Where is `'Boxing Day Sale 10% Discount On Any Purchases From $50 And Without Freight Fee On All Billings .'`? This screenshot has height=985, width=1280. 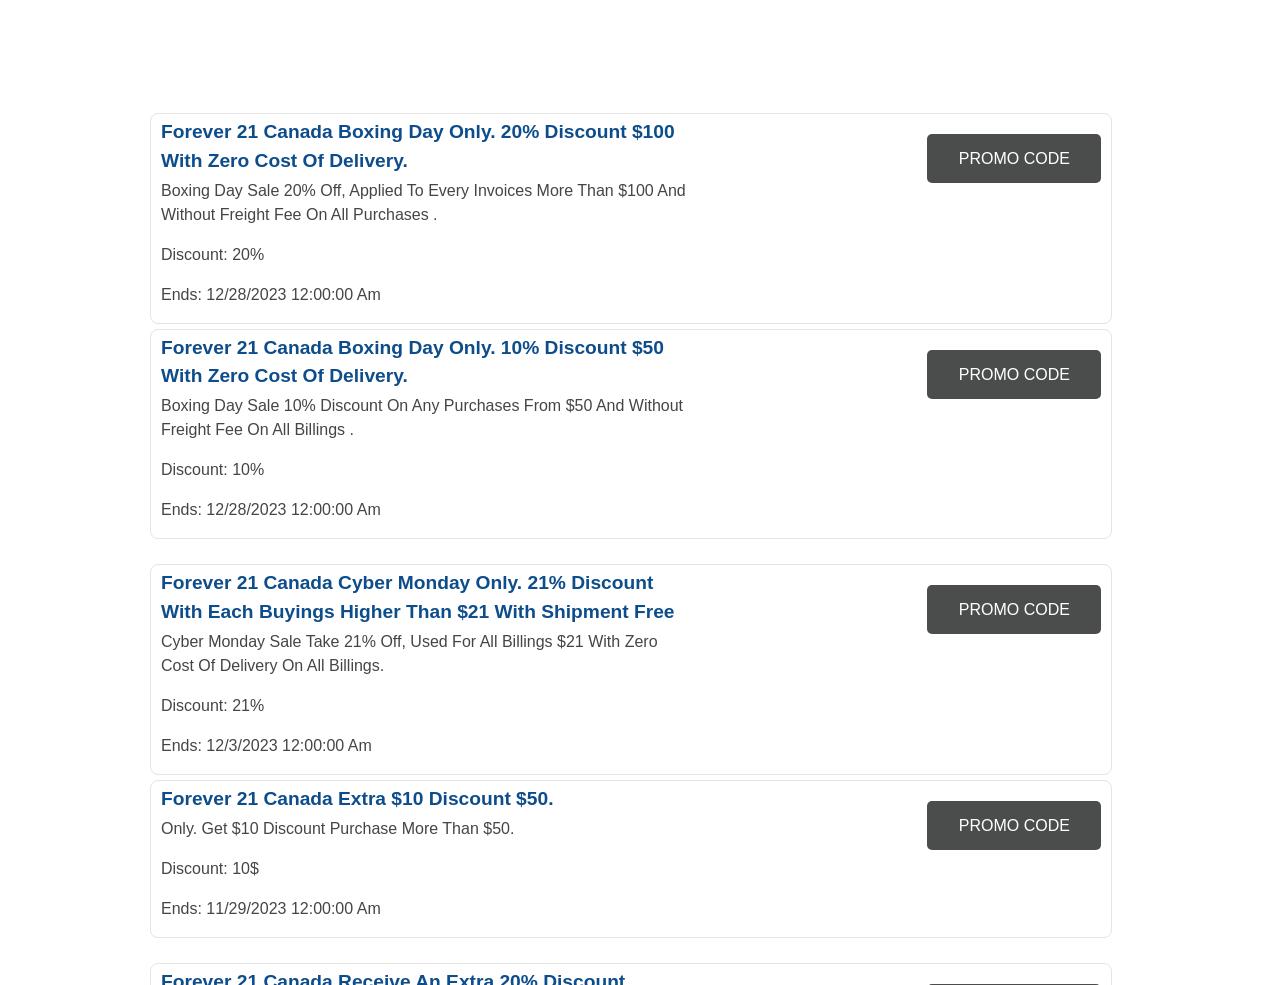
'Boxing Day Sale 10% Discount On Any Purchases From $50 And Without Freight Fee On All Billings .' is located at coordinates (421, 416).